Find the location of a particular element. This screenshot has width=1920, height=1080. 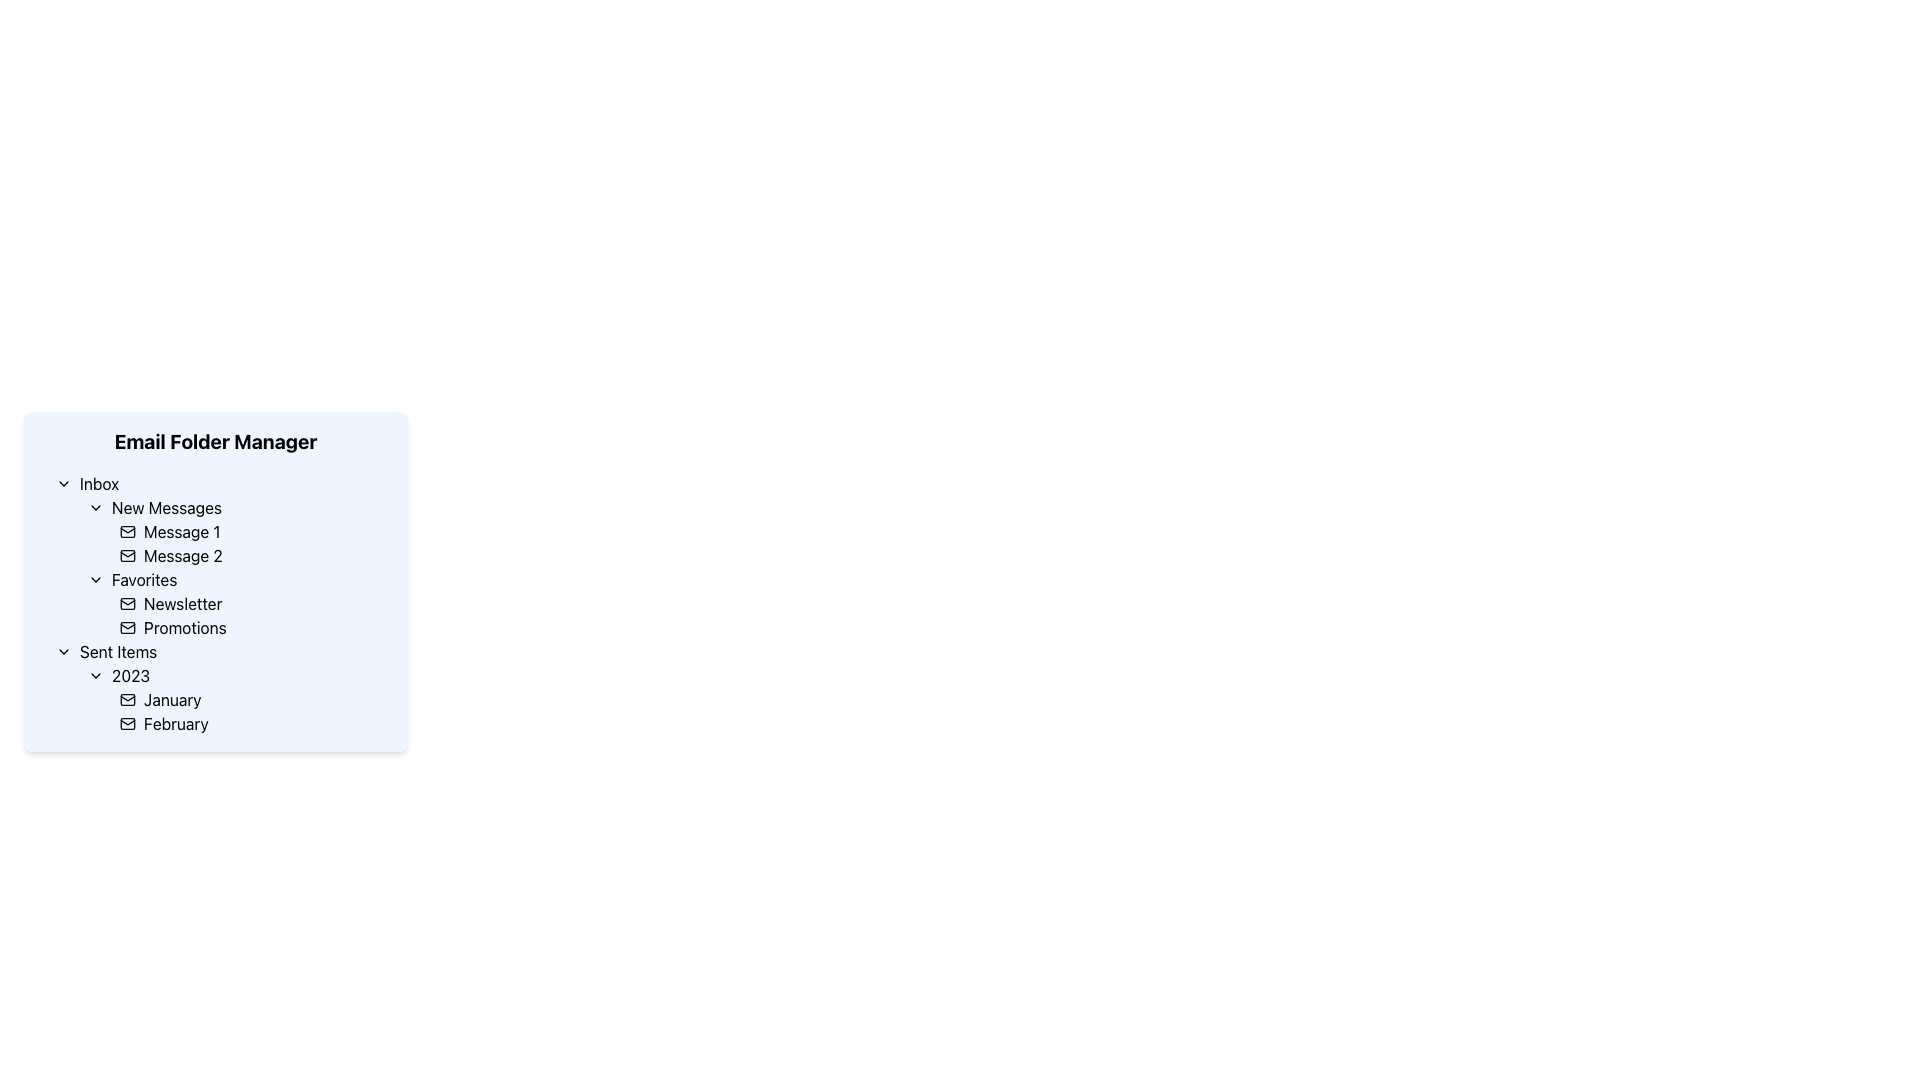

the 'Promotions' text label, which is the second item under the 'Favorites' category in the menu, following the 'Newsletter' option and associated with an envelope icon is located at coordinates (185, 627).